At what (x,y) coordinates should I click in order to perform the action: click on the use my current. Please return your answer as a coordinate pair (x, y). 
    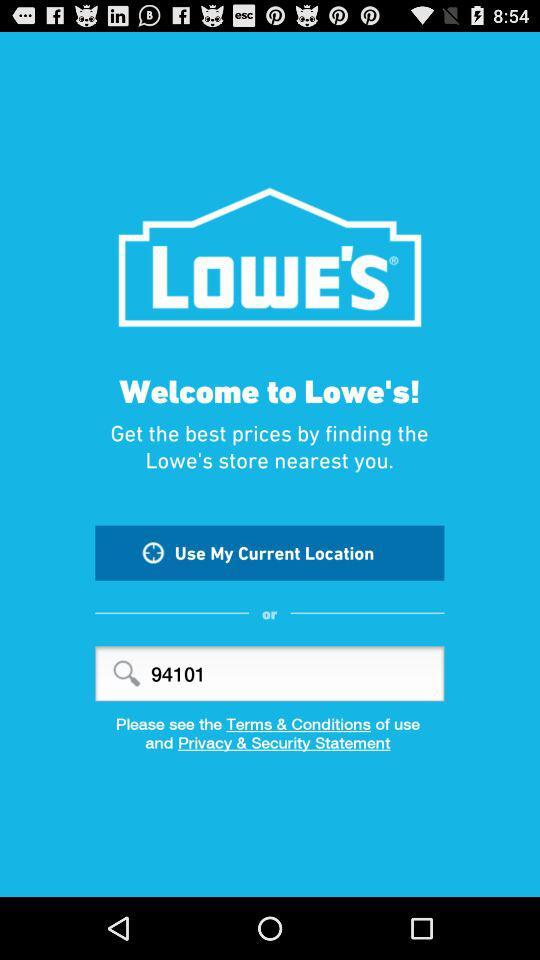
    Looking at the image, I should click on (269, 552).